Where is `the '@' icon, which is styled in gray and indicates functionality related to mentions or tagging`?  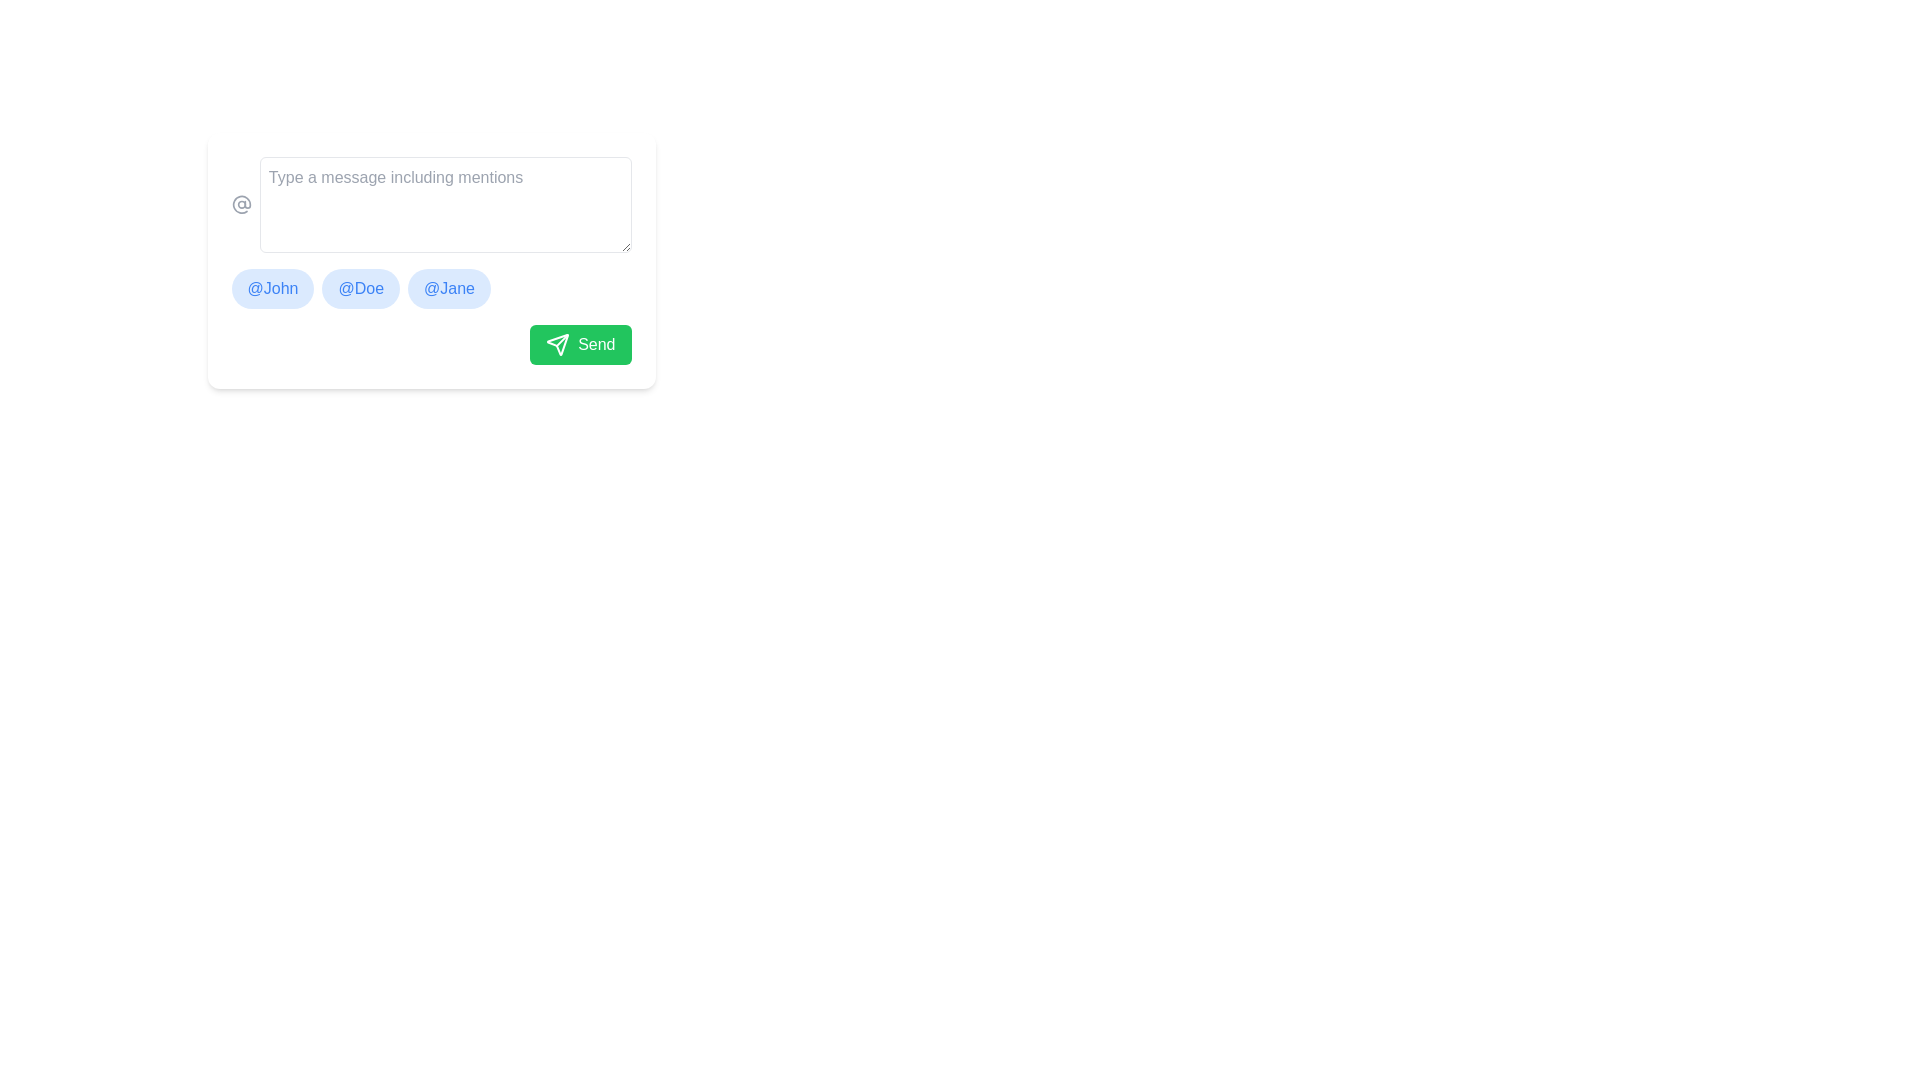
the '@' icon, which is styled in gray and indicates functionality related to mentions or tagging is located at coordinates (240, 204).